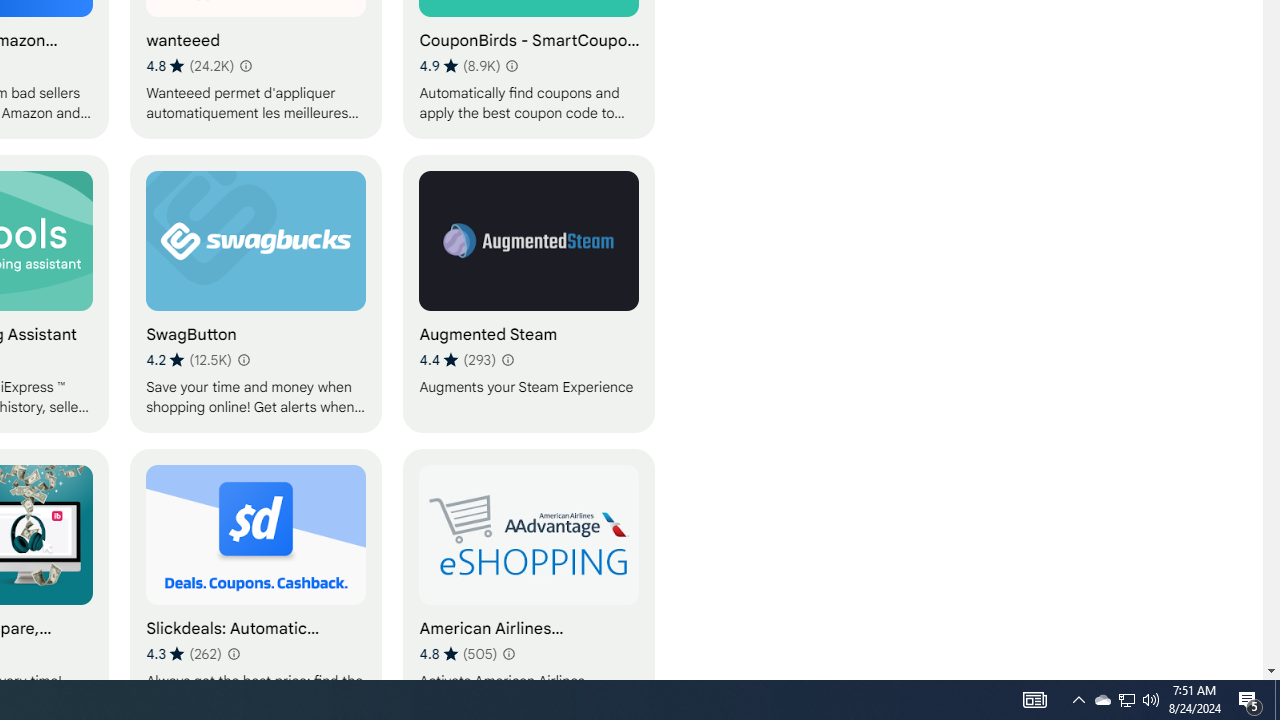 The width and height of the screenshot is (1280, 720). I want to click on 'Average rating 4.2 out of 5 stars. 12.5K ratings.', so click(188, 360).